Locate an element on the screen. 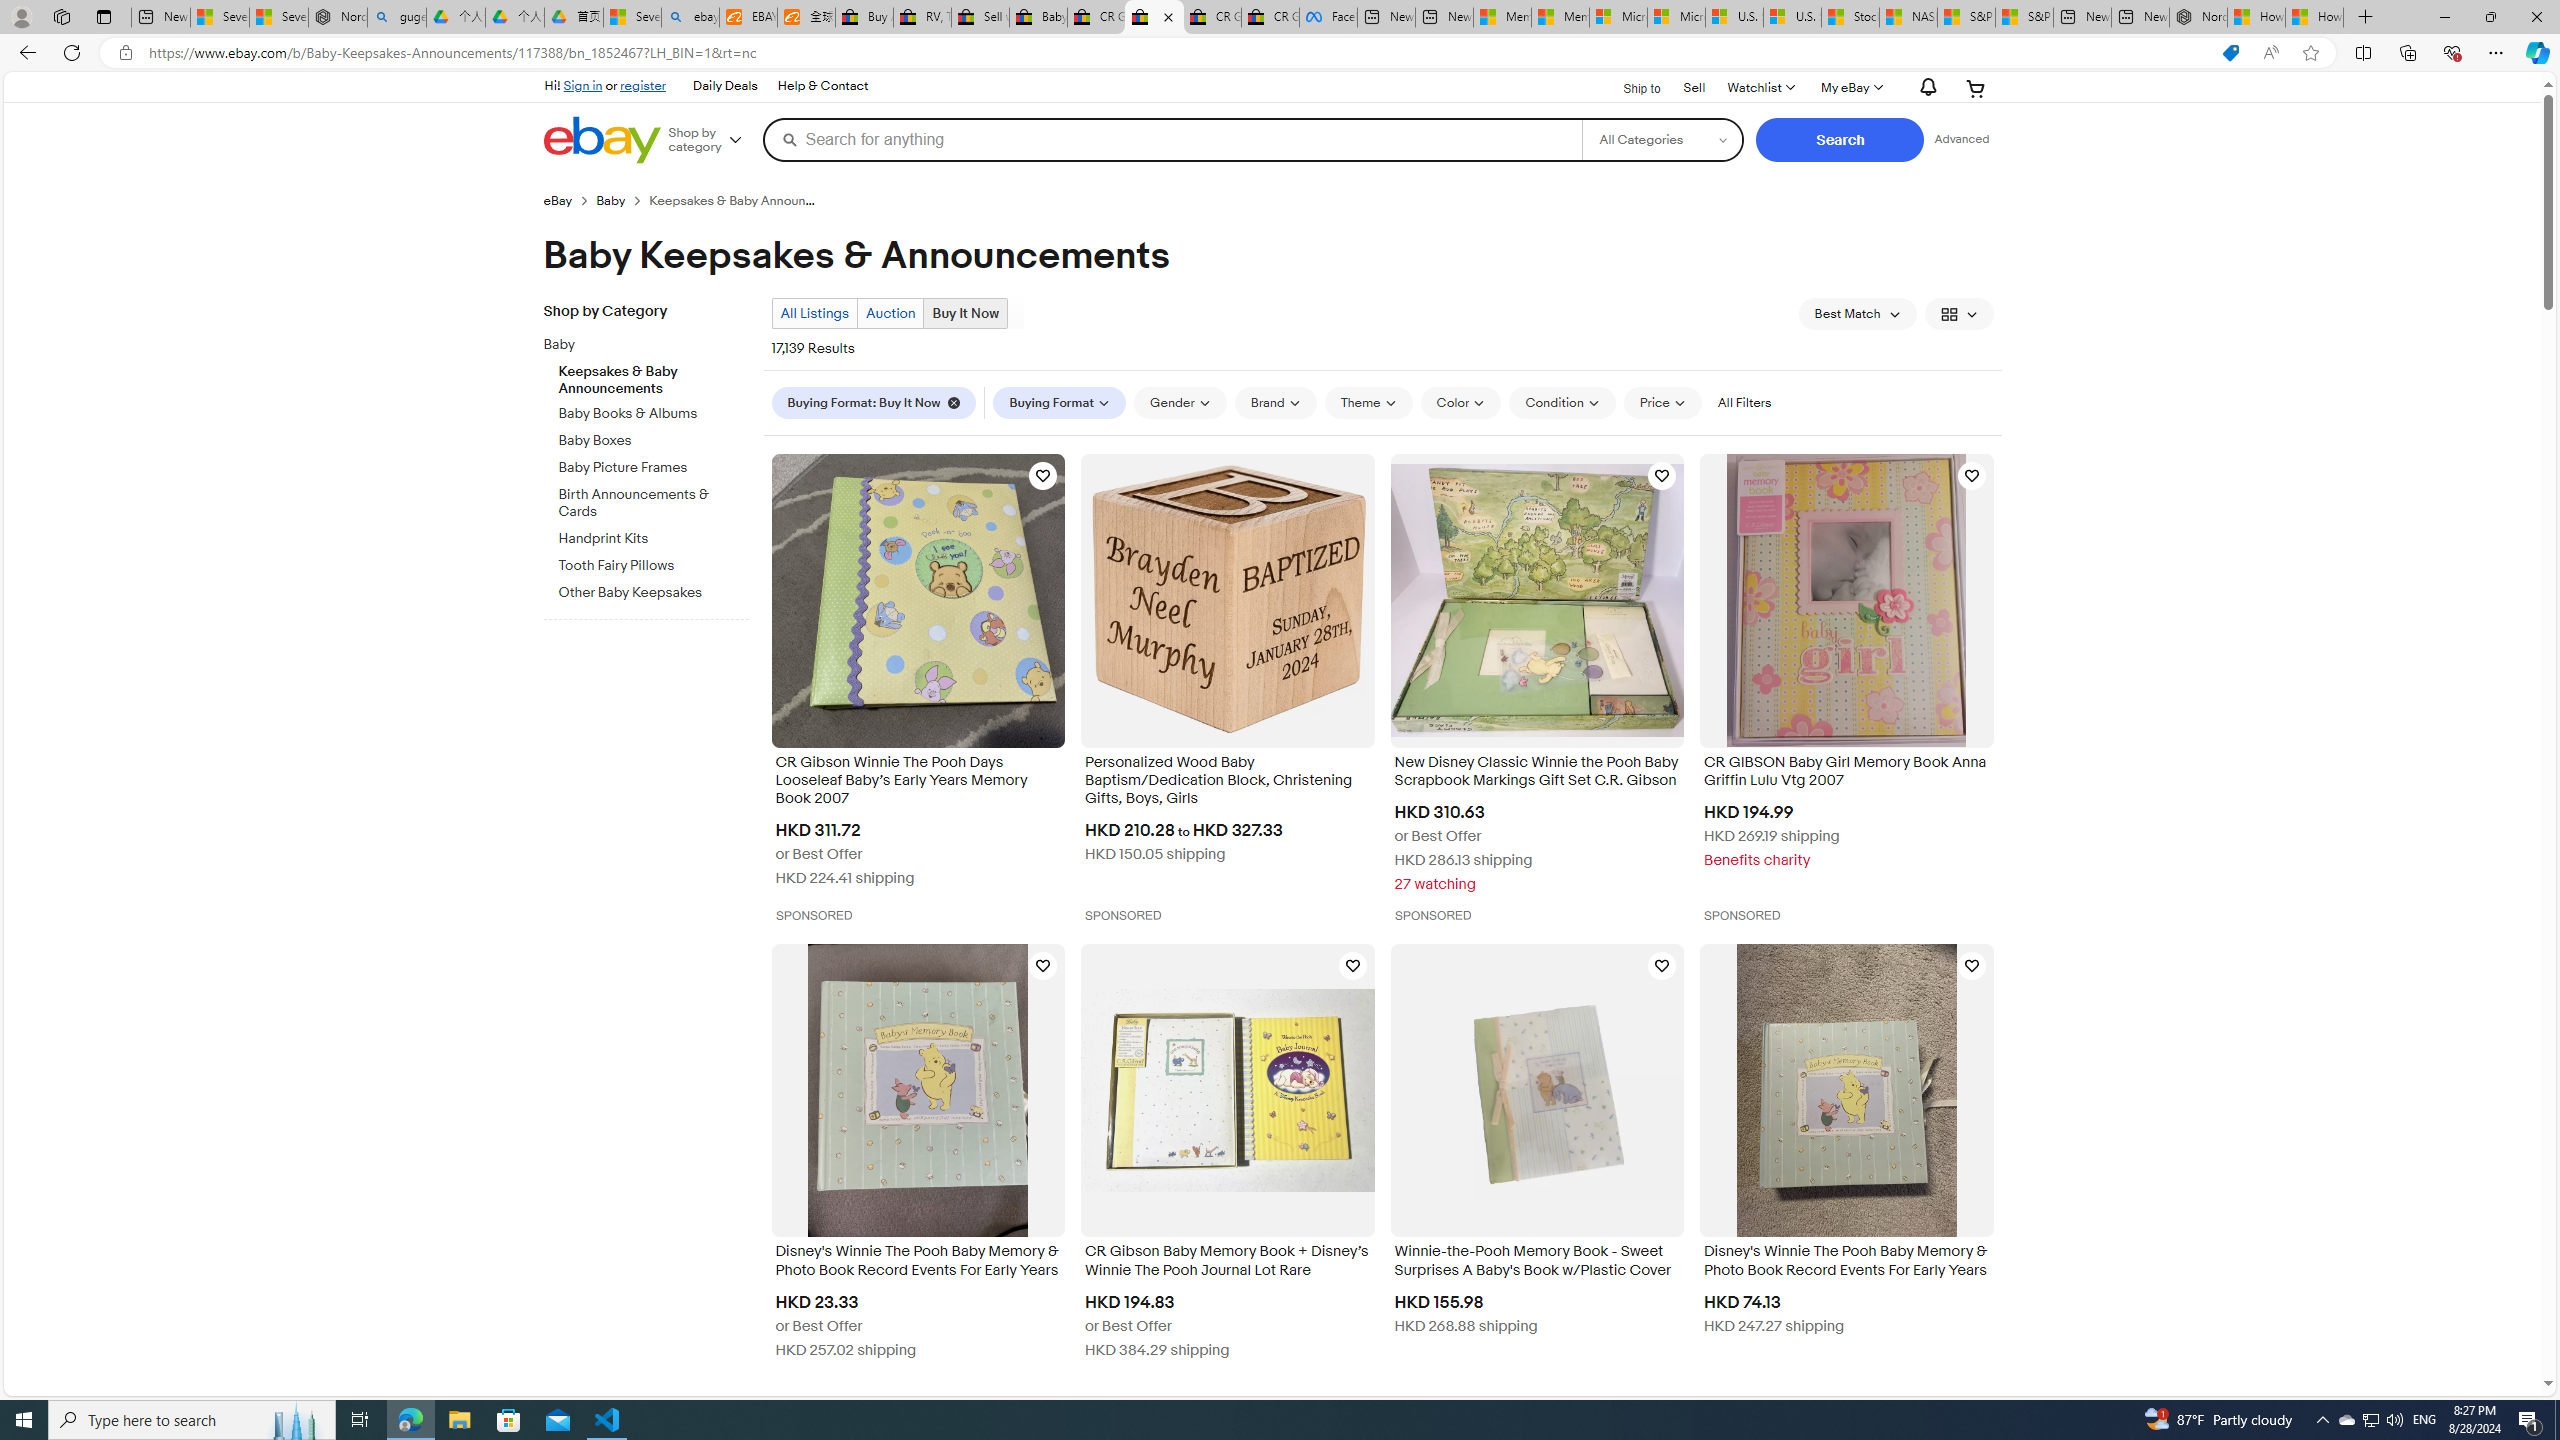 The image size is (2560, 1440). 'WatchlistExpand Watch List' is located at coordinates (1760, 87).